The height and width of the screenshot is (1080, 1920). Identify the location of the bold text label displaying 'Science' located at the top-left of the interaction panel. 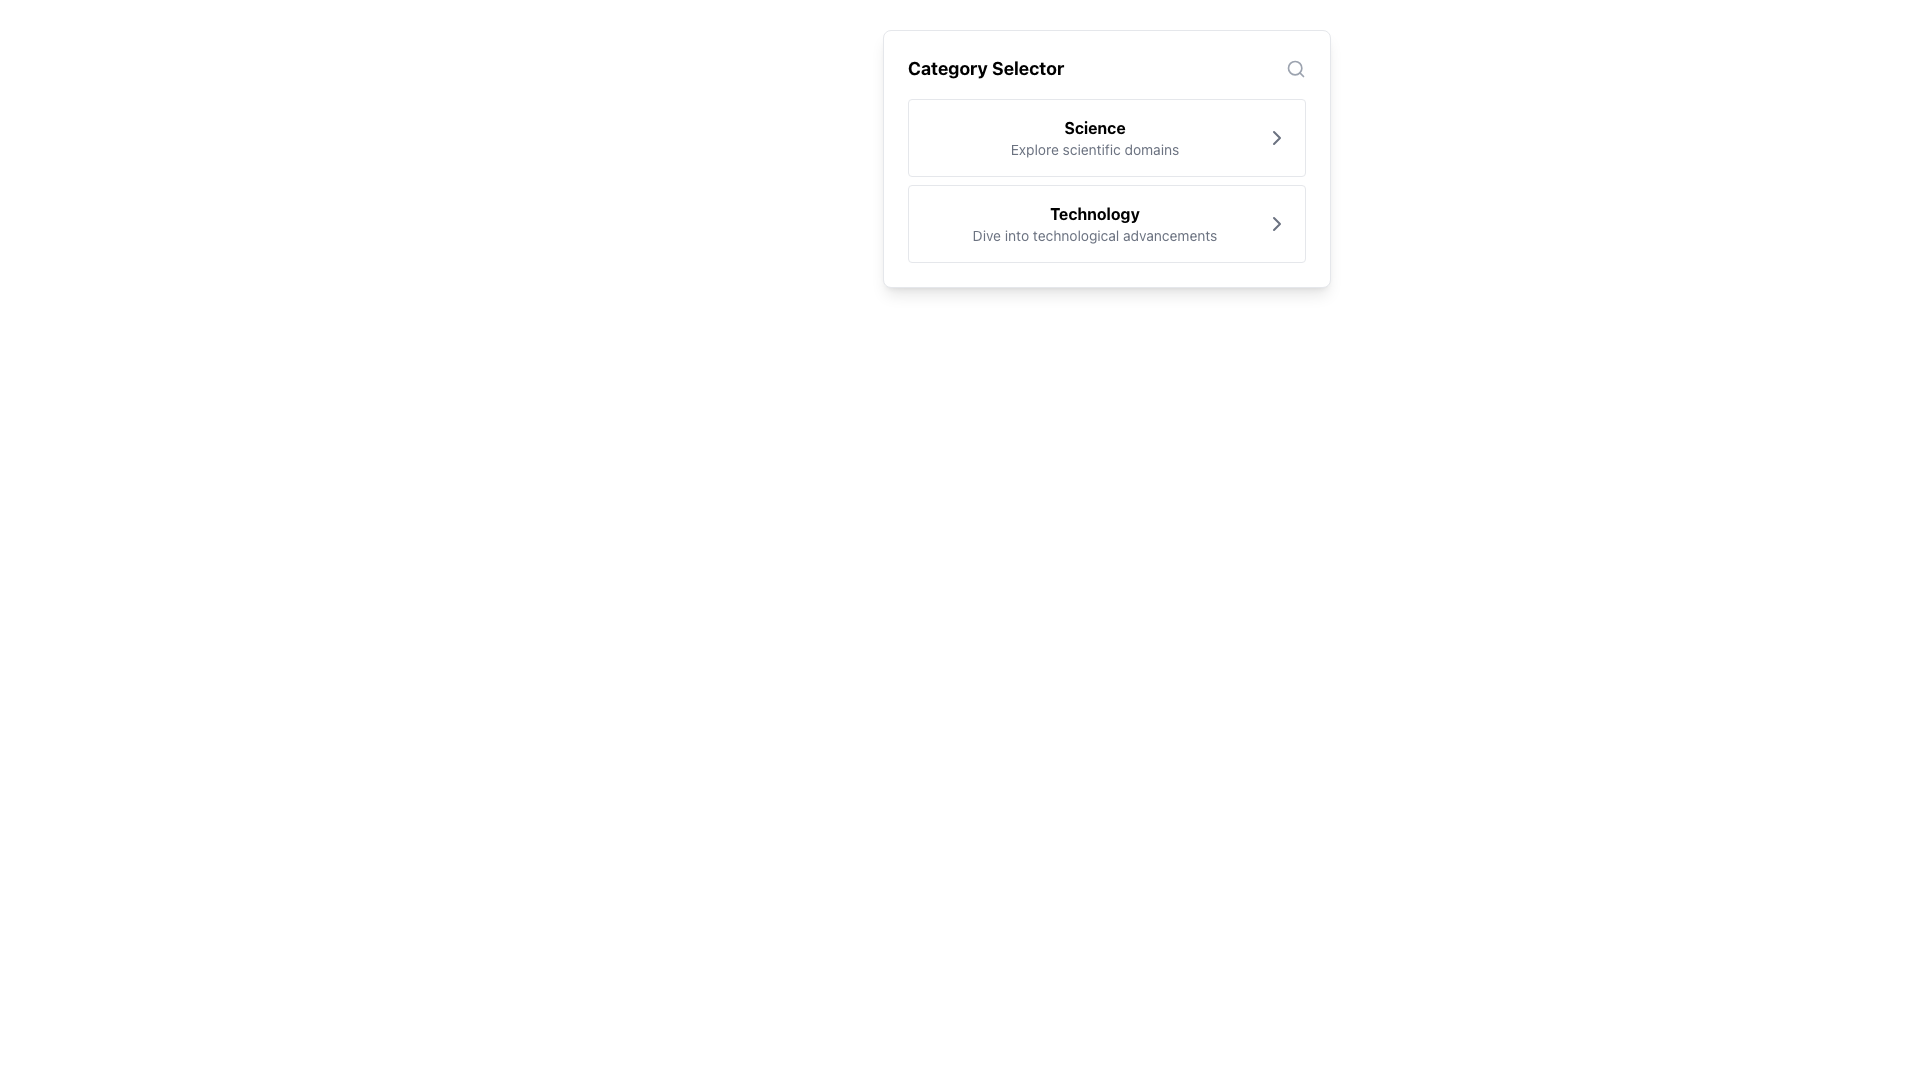
(1093, 127).